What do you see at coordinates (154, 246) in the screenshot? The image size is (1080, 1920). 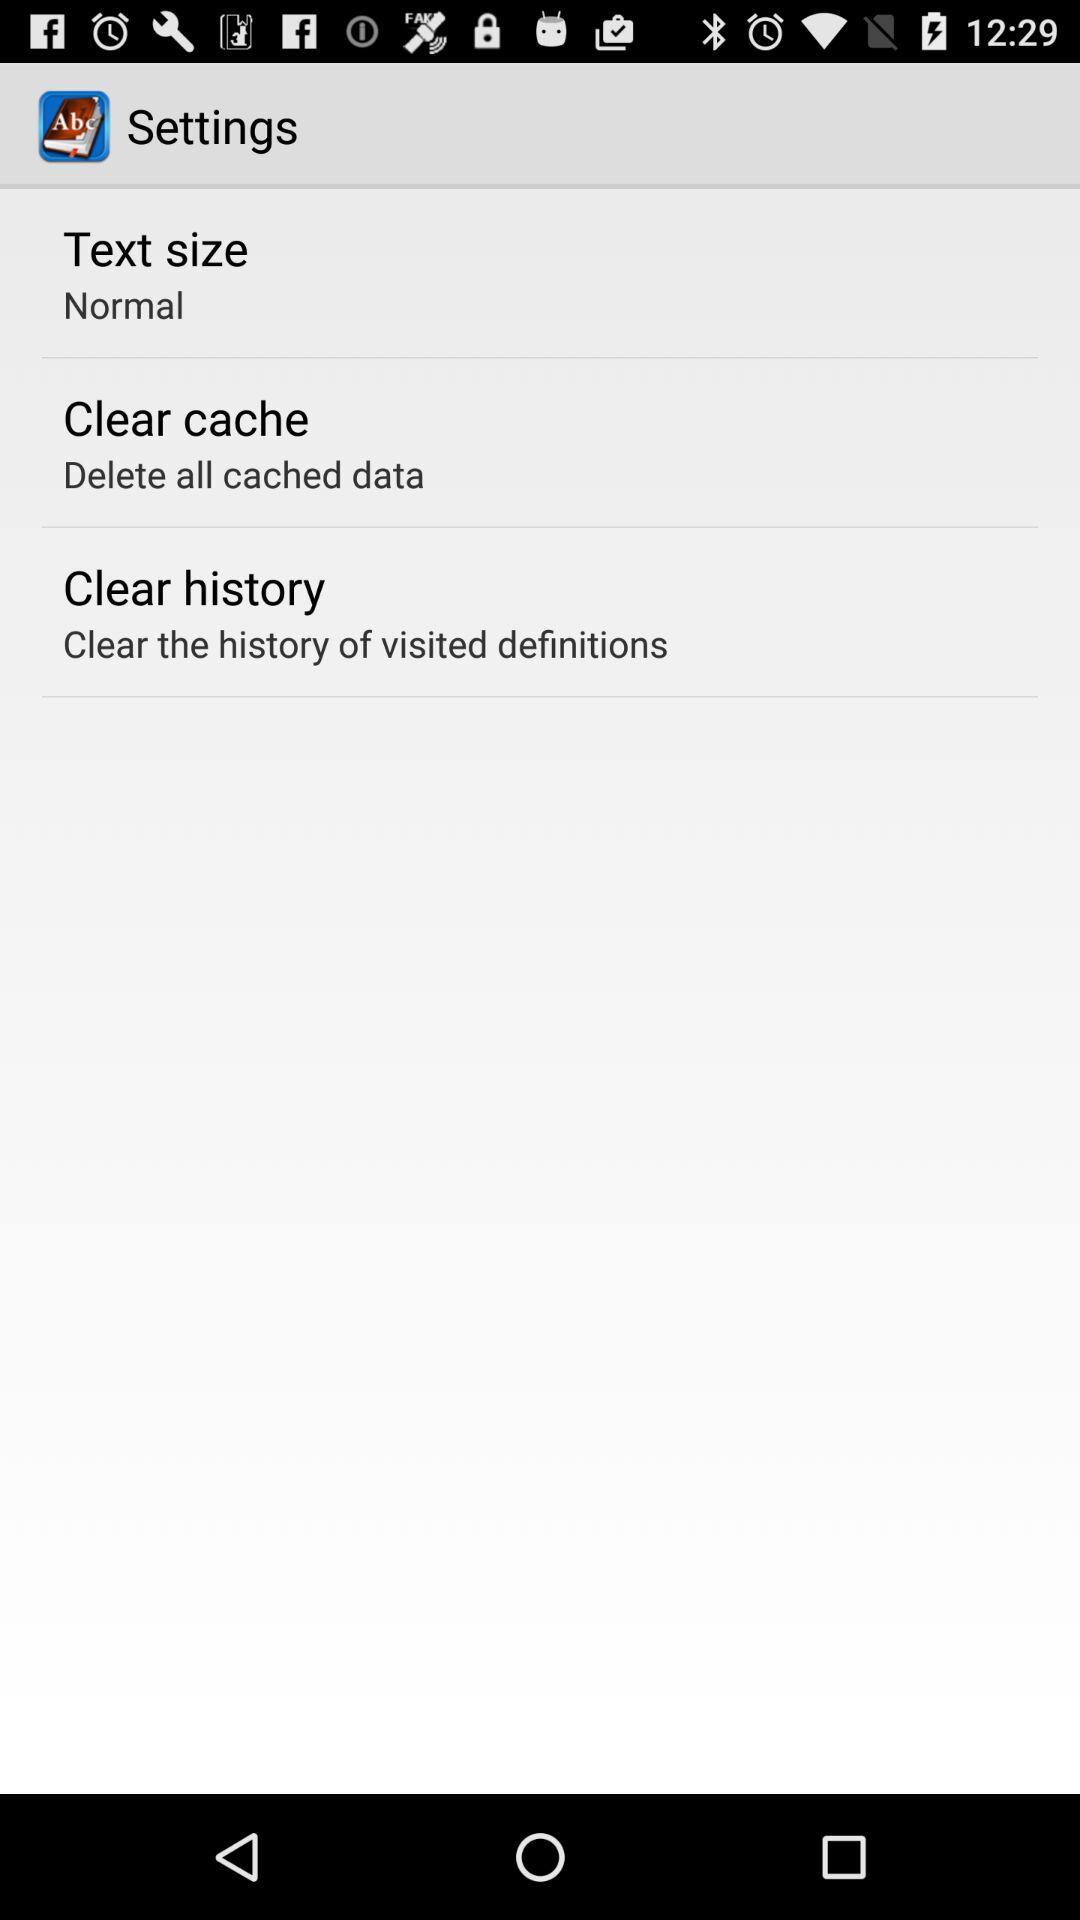 I see `text size item` at bounding box center [154, 246].